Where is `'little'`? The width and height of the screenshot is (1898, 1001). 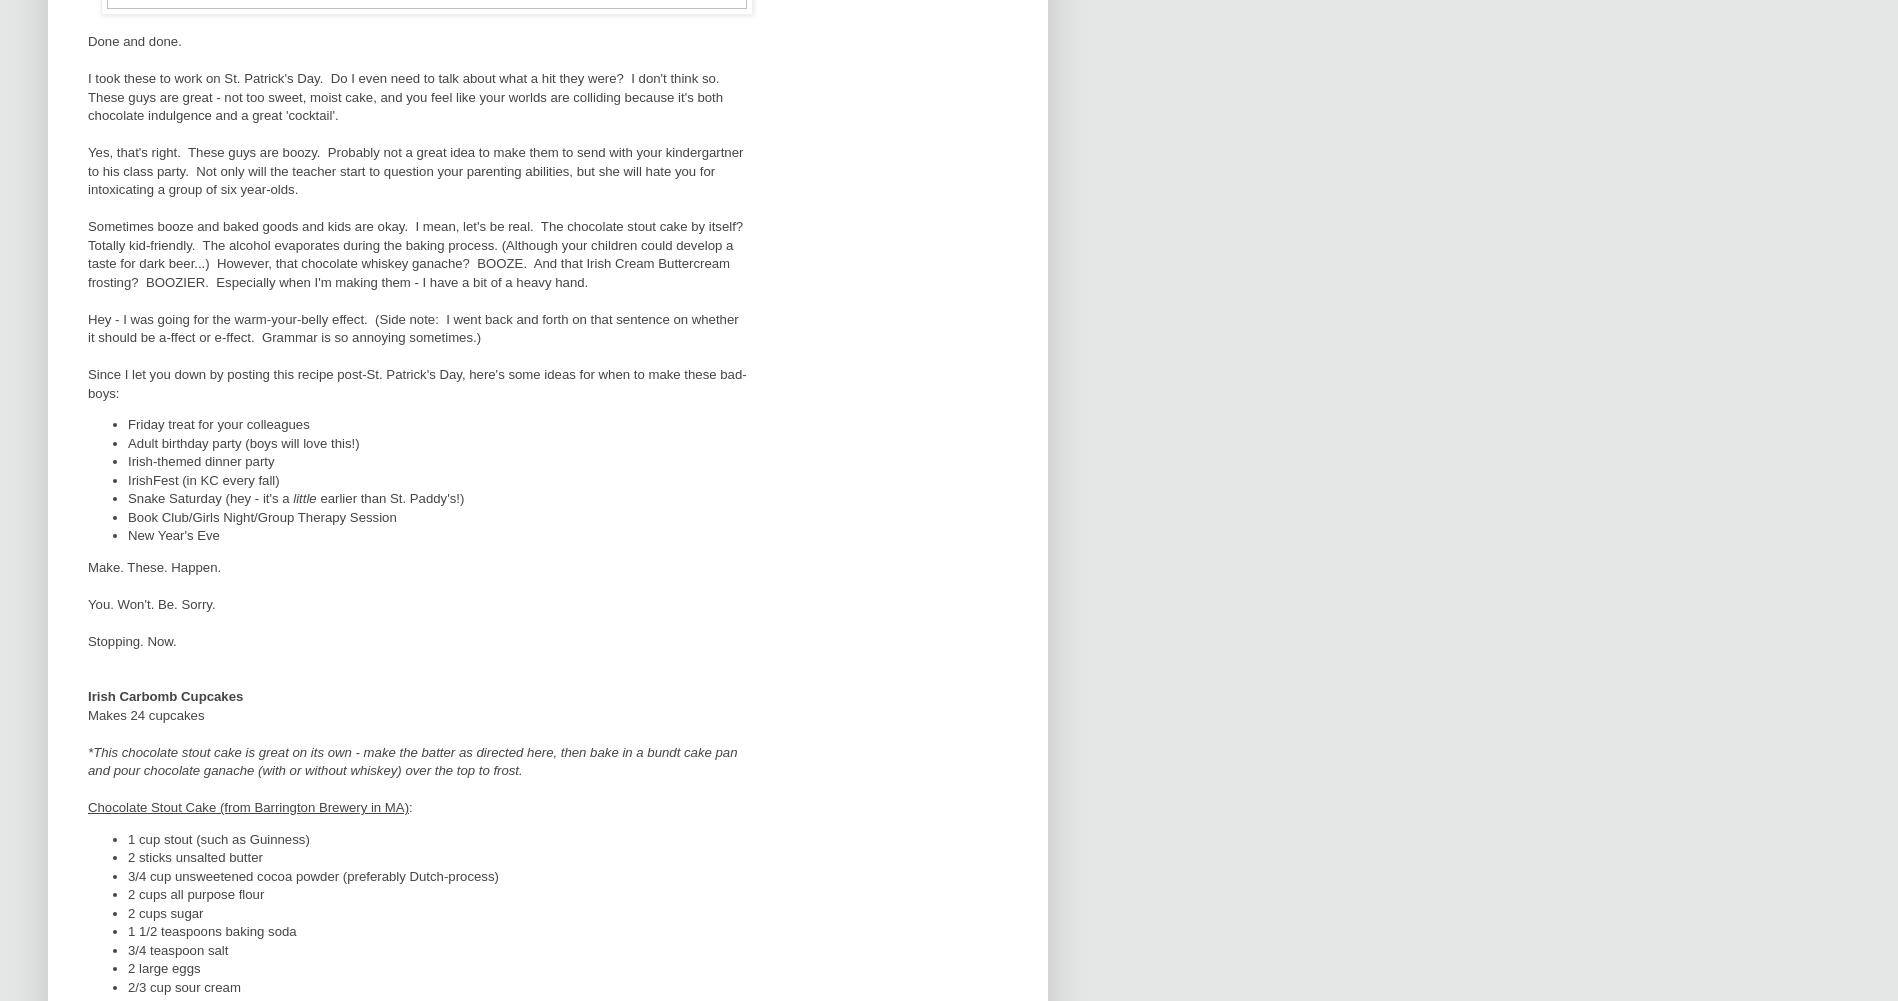 'little' is located at coordinates (305, 498).